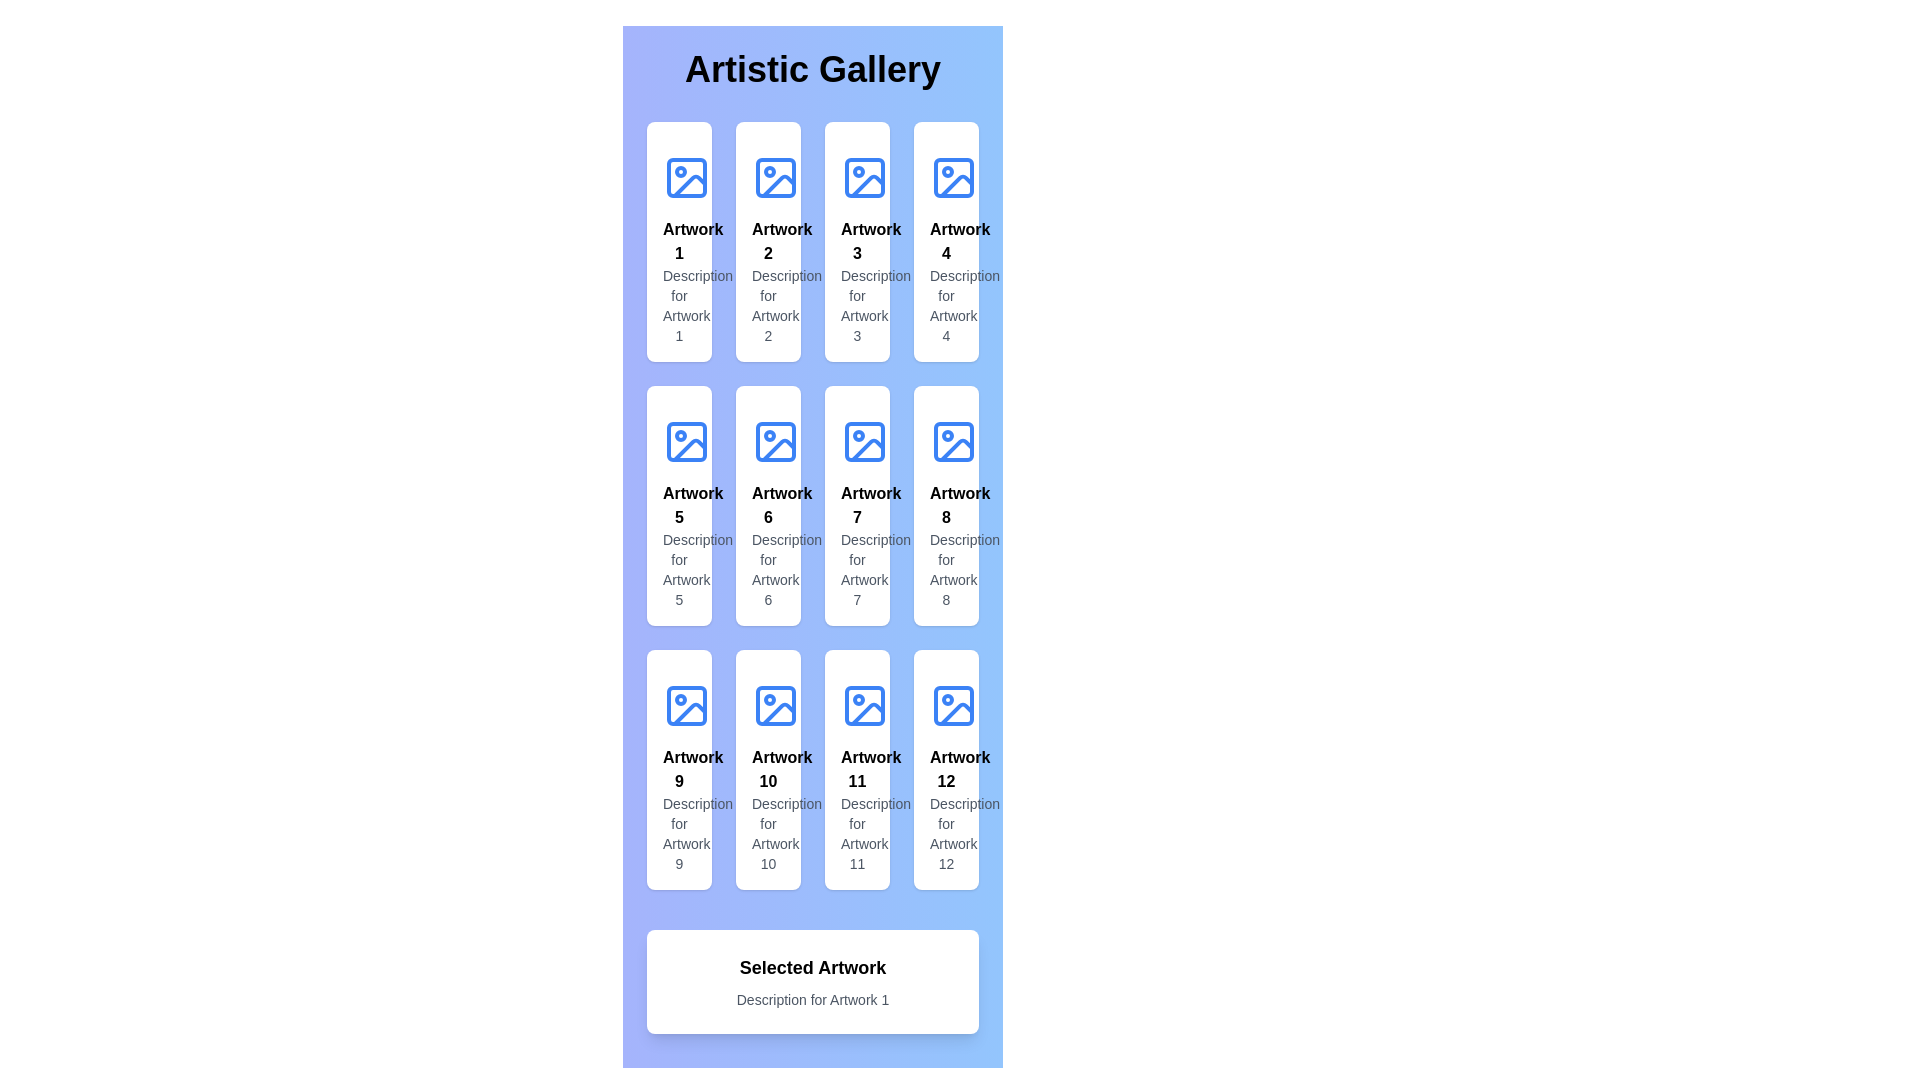 This screenshot has width=1920, height=1080. What do you see at coordinates (864, 441) in the screenshot?
I see `the decorative graphics or icon representing an image within the grid item for Artwork 7, located in the third column of the second row under 'Artistic Gallery'` at bounding box center [864, 441].